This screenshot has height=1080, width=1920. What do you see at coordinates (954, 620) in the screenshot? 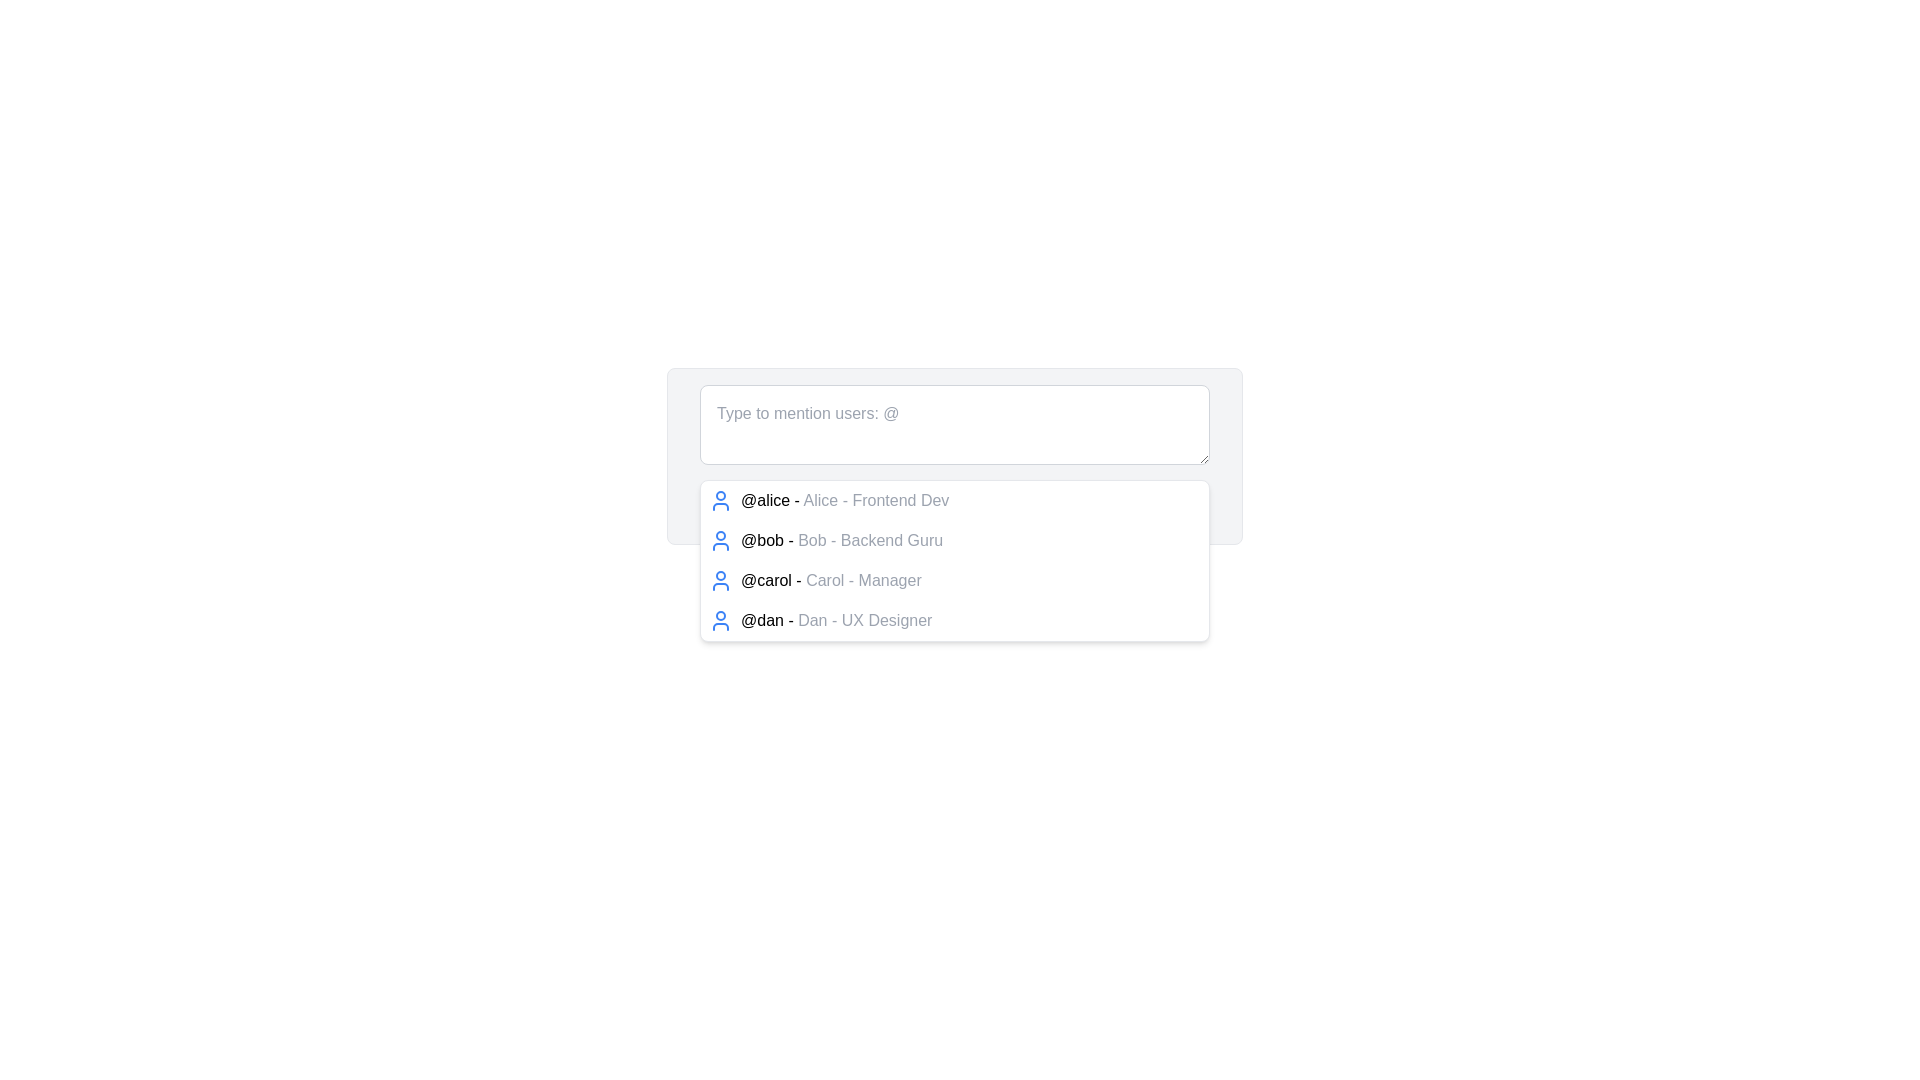
I see `the fourth item in the dropdown menu, which is used for mentioning or tagging users` at bounding box center [954, 620].